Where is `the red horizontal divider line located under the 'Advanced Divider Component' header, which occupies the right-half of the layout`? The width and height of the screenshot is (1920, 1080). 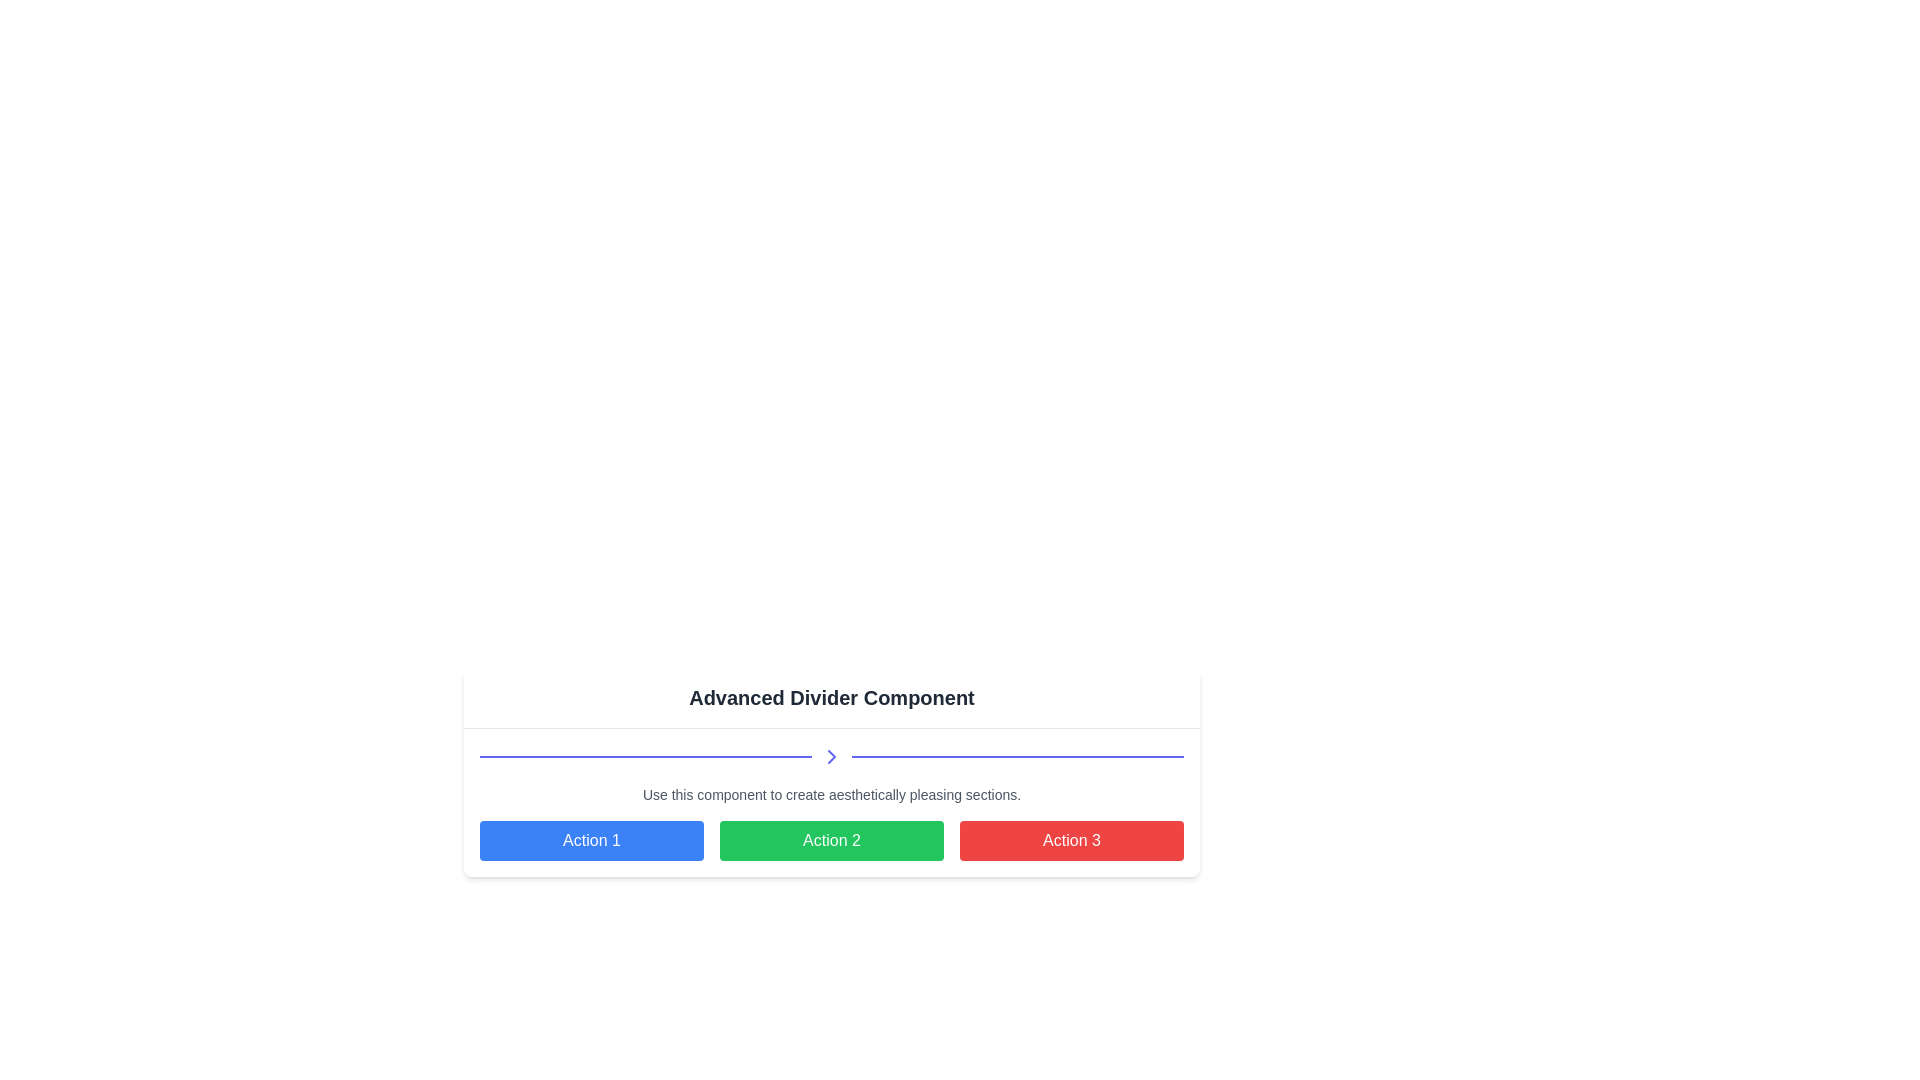 the red horizontal divider line located under the 'Advanced Divider Component' header, which occupies the right-half of the layout is located at coordinates (1017, 756).